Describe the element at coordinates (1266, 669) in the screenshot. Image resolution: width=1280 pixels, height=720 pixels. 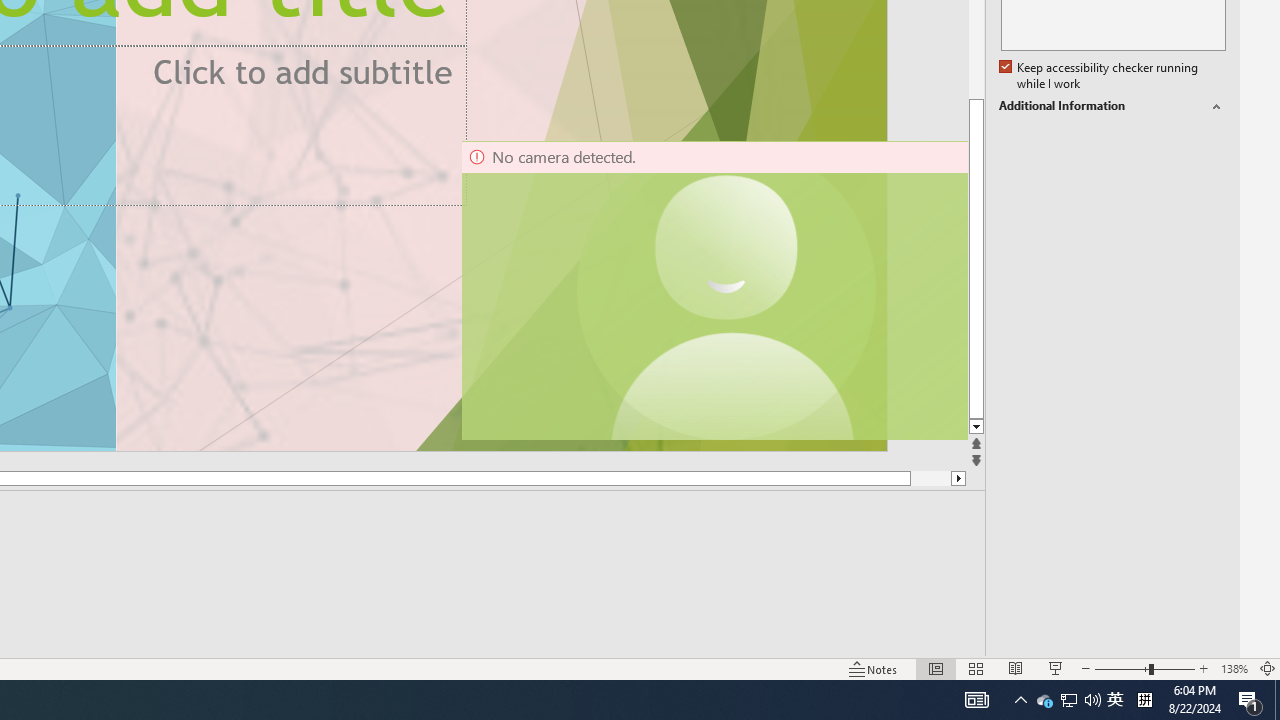
I see `'Zoom to Fit '` at that location.